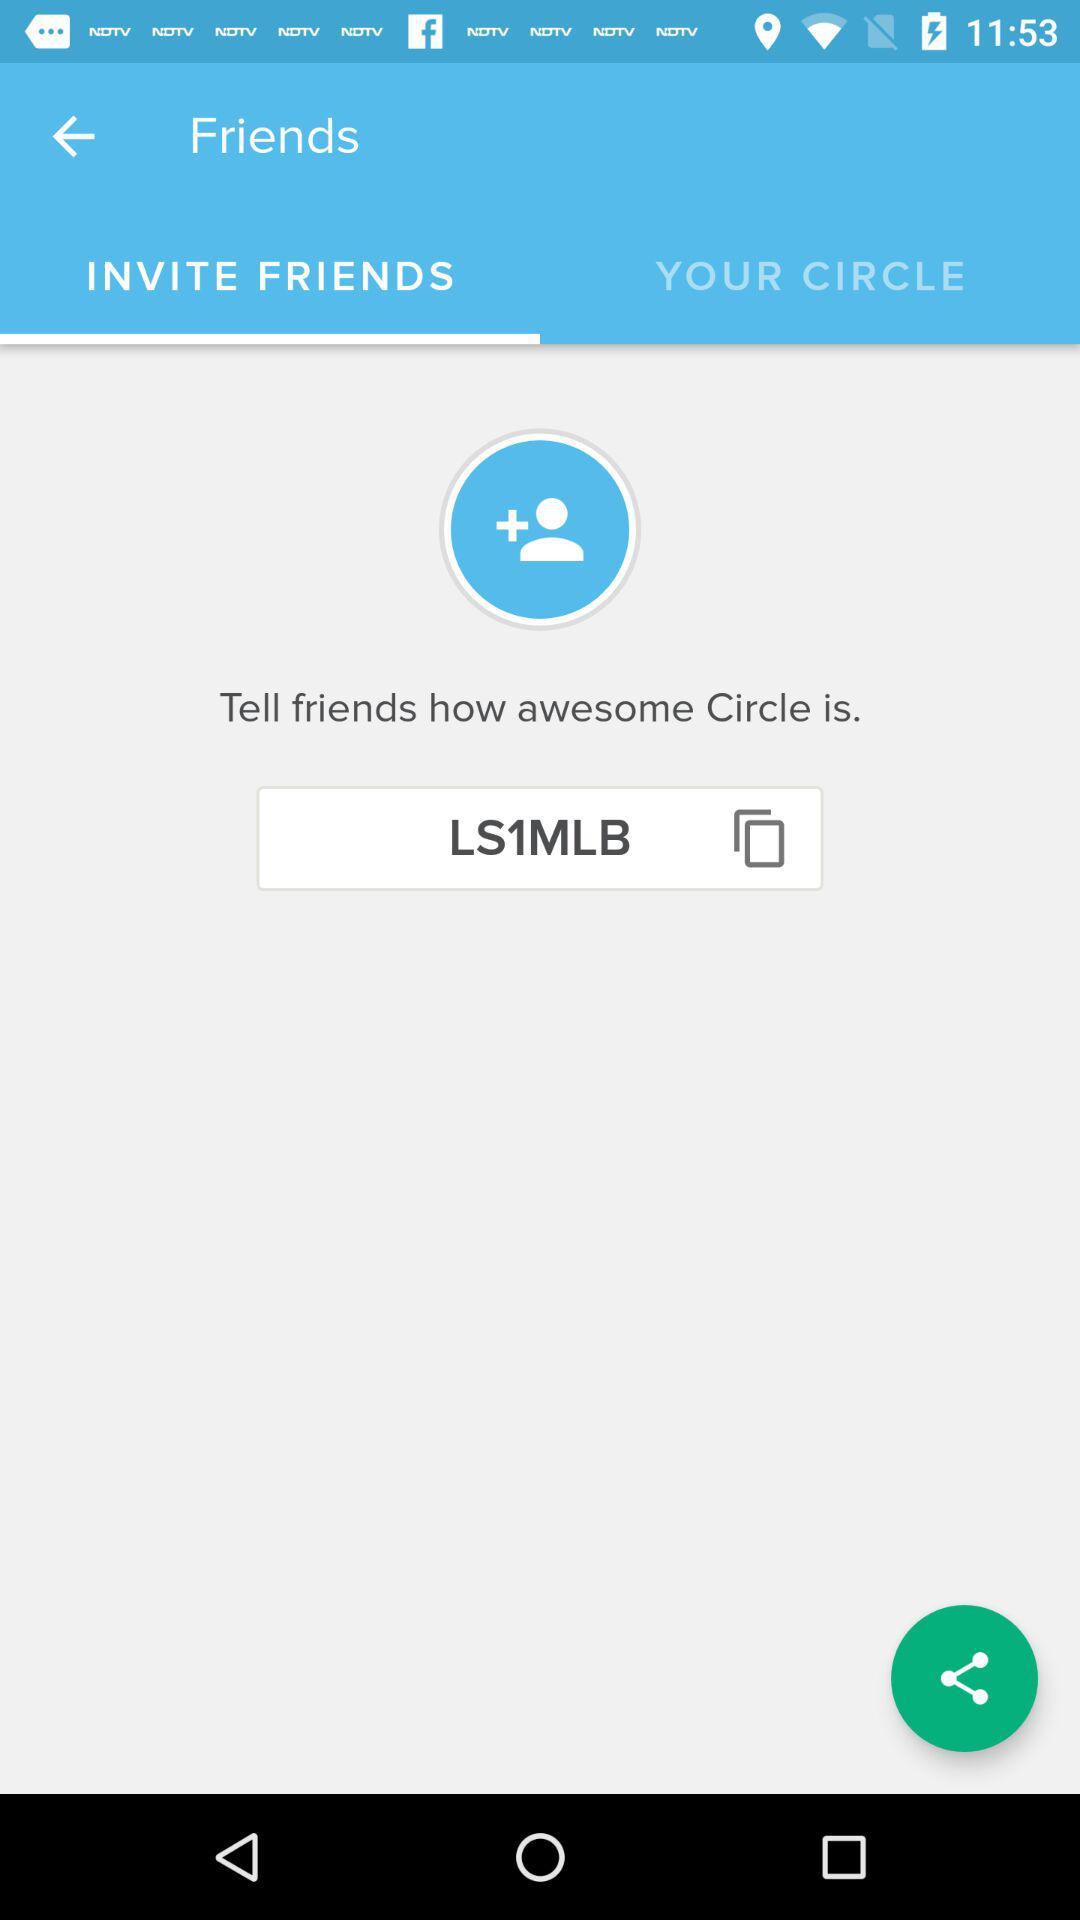  Describe the element at coordinates (540, 838) in the screenshot. I see `the icon below tell friends how` at that location.